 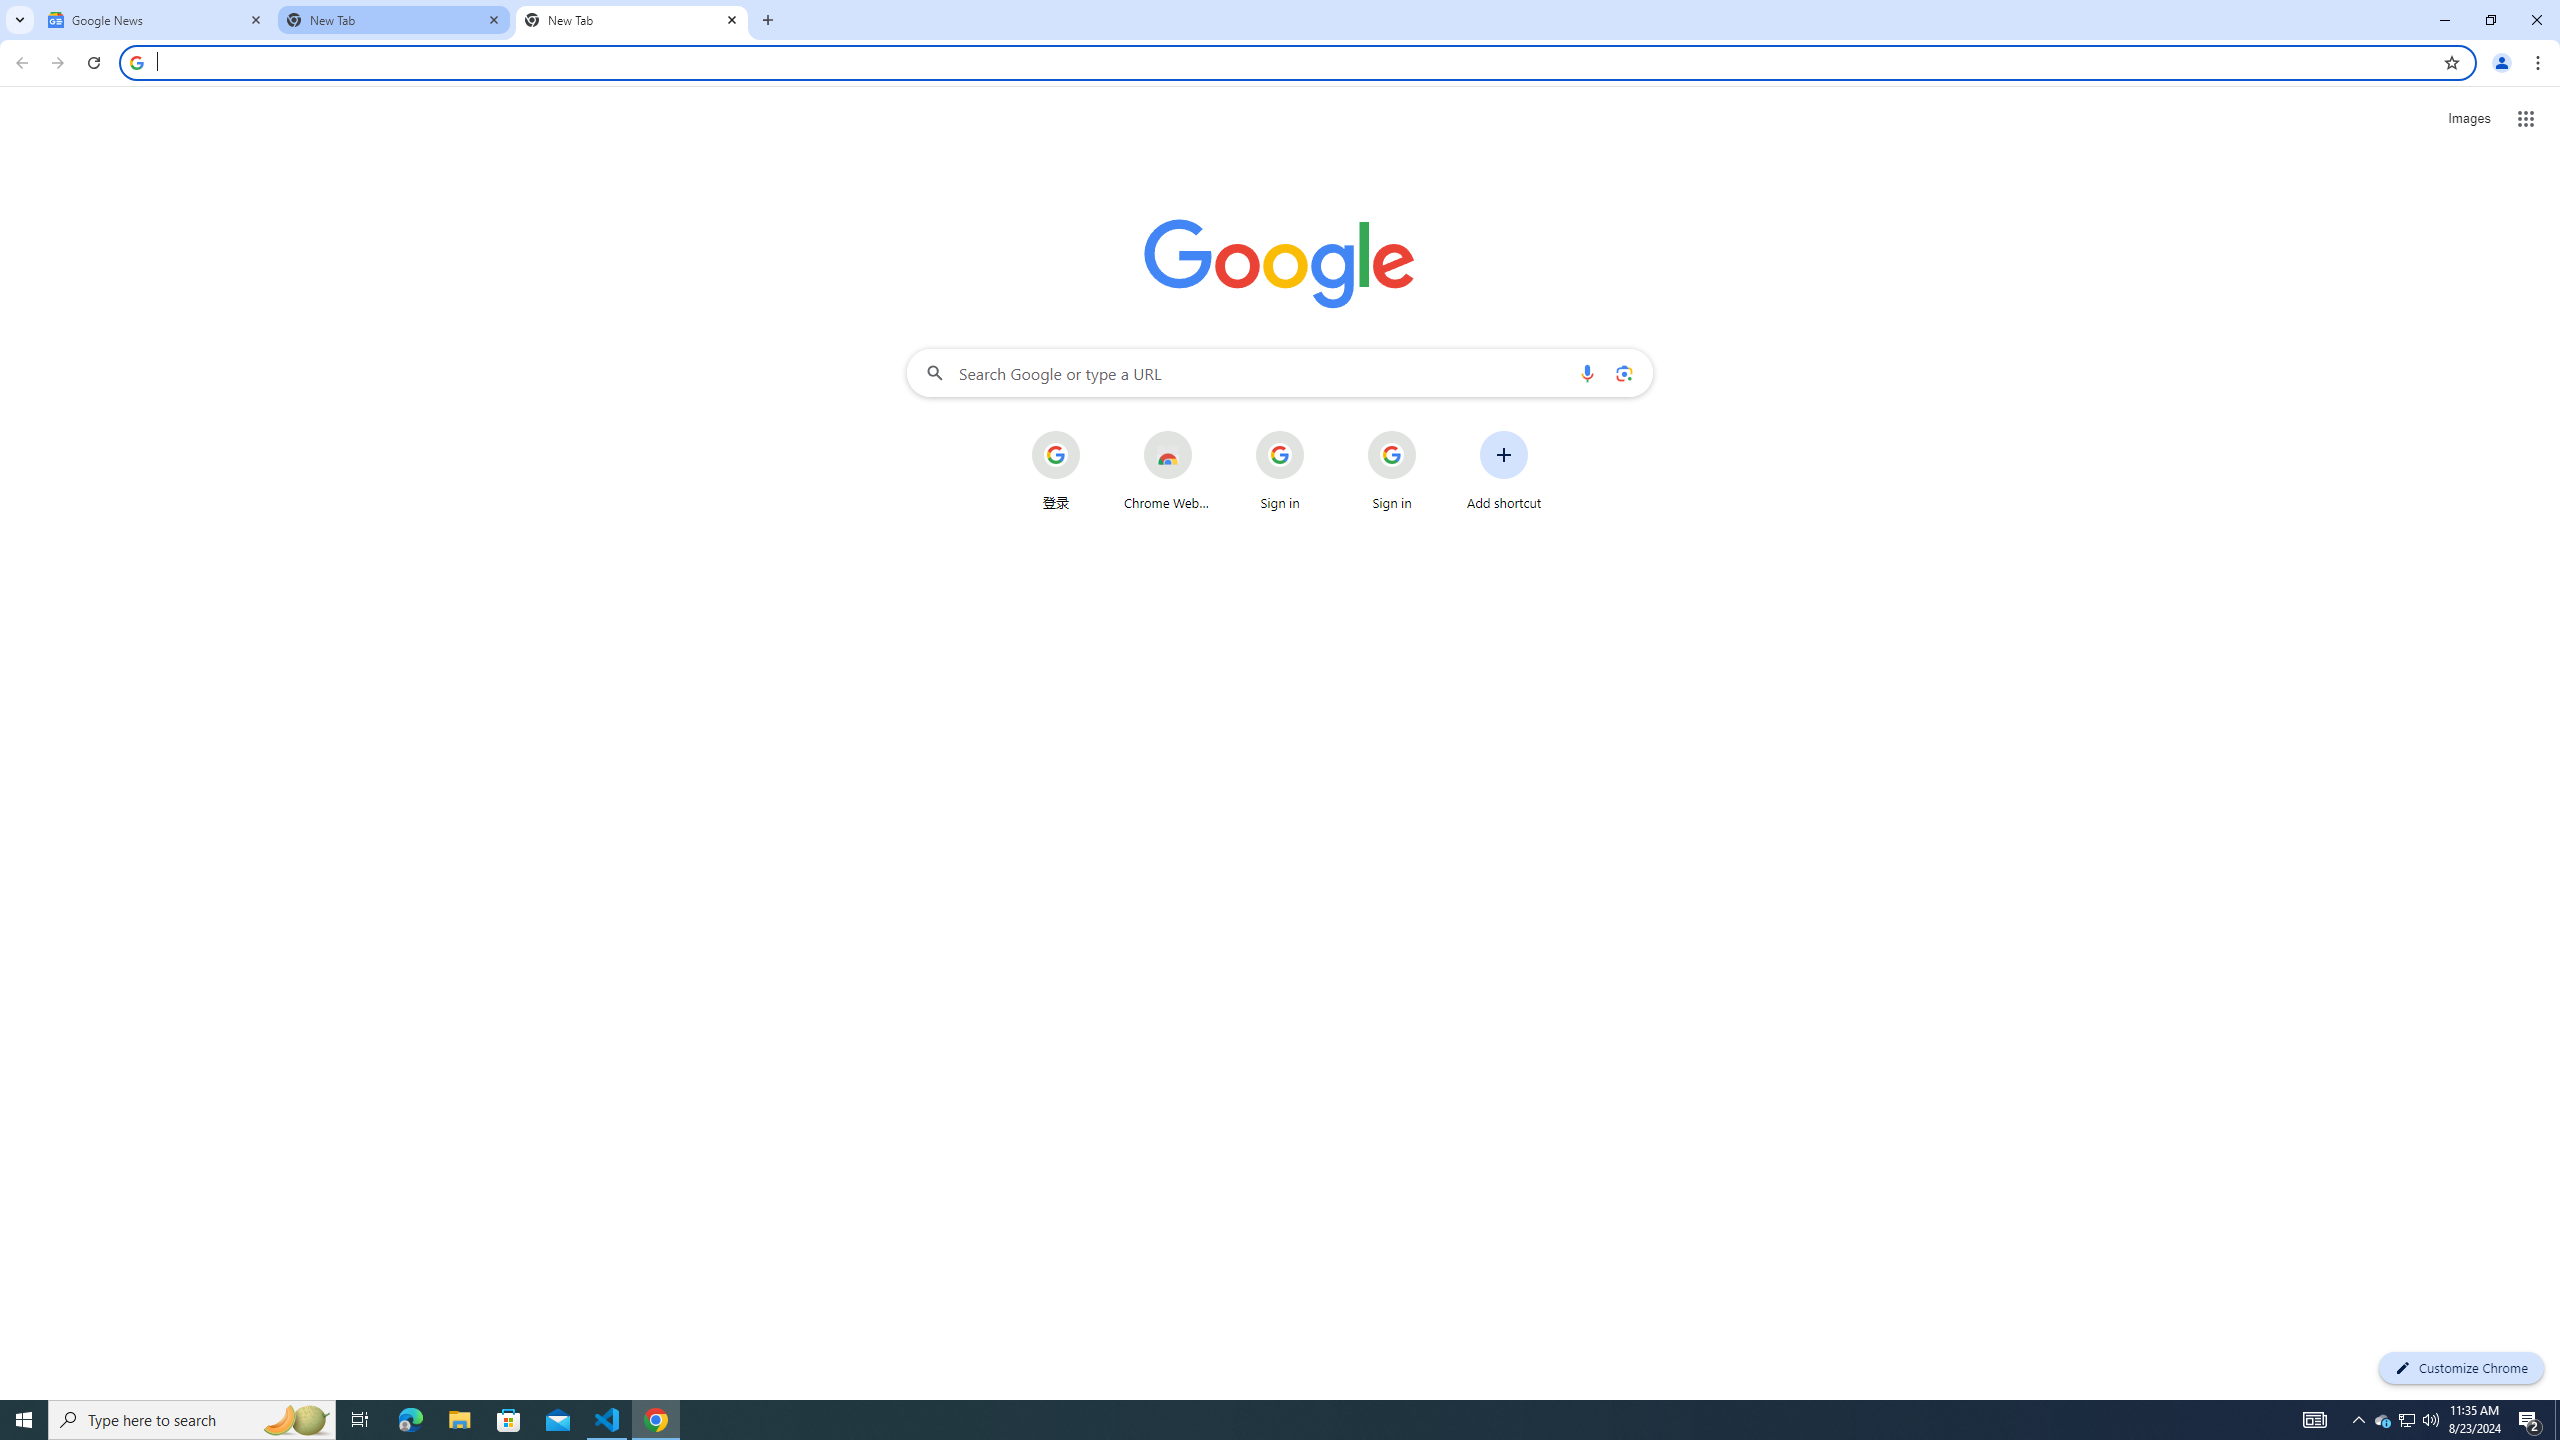 I want to click on 'Add shortcut', so click(x=1504, y=470).